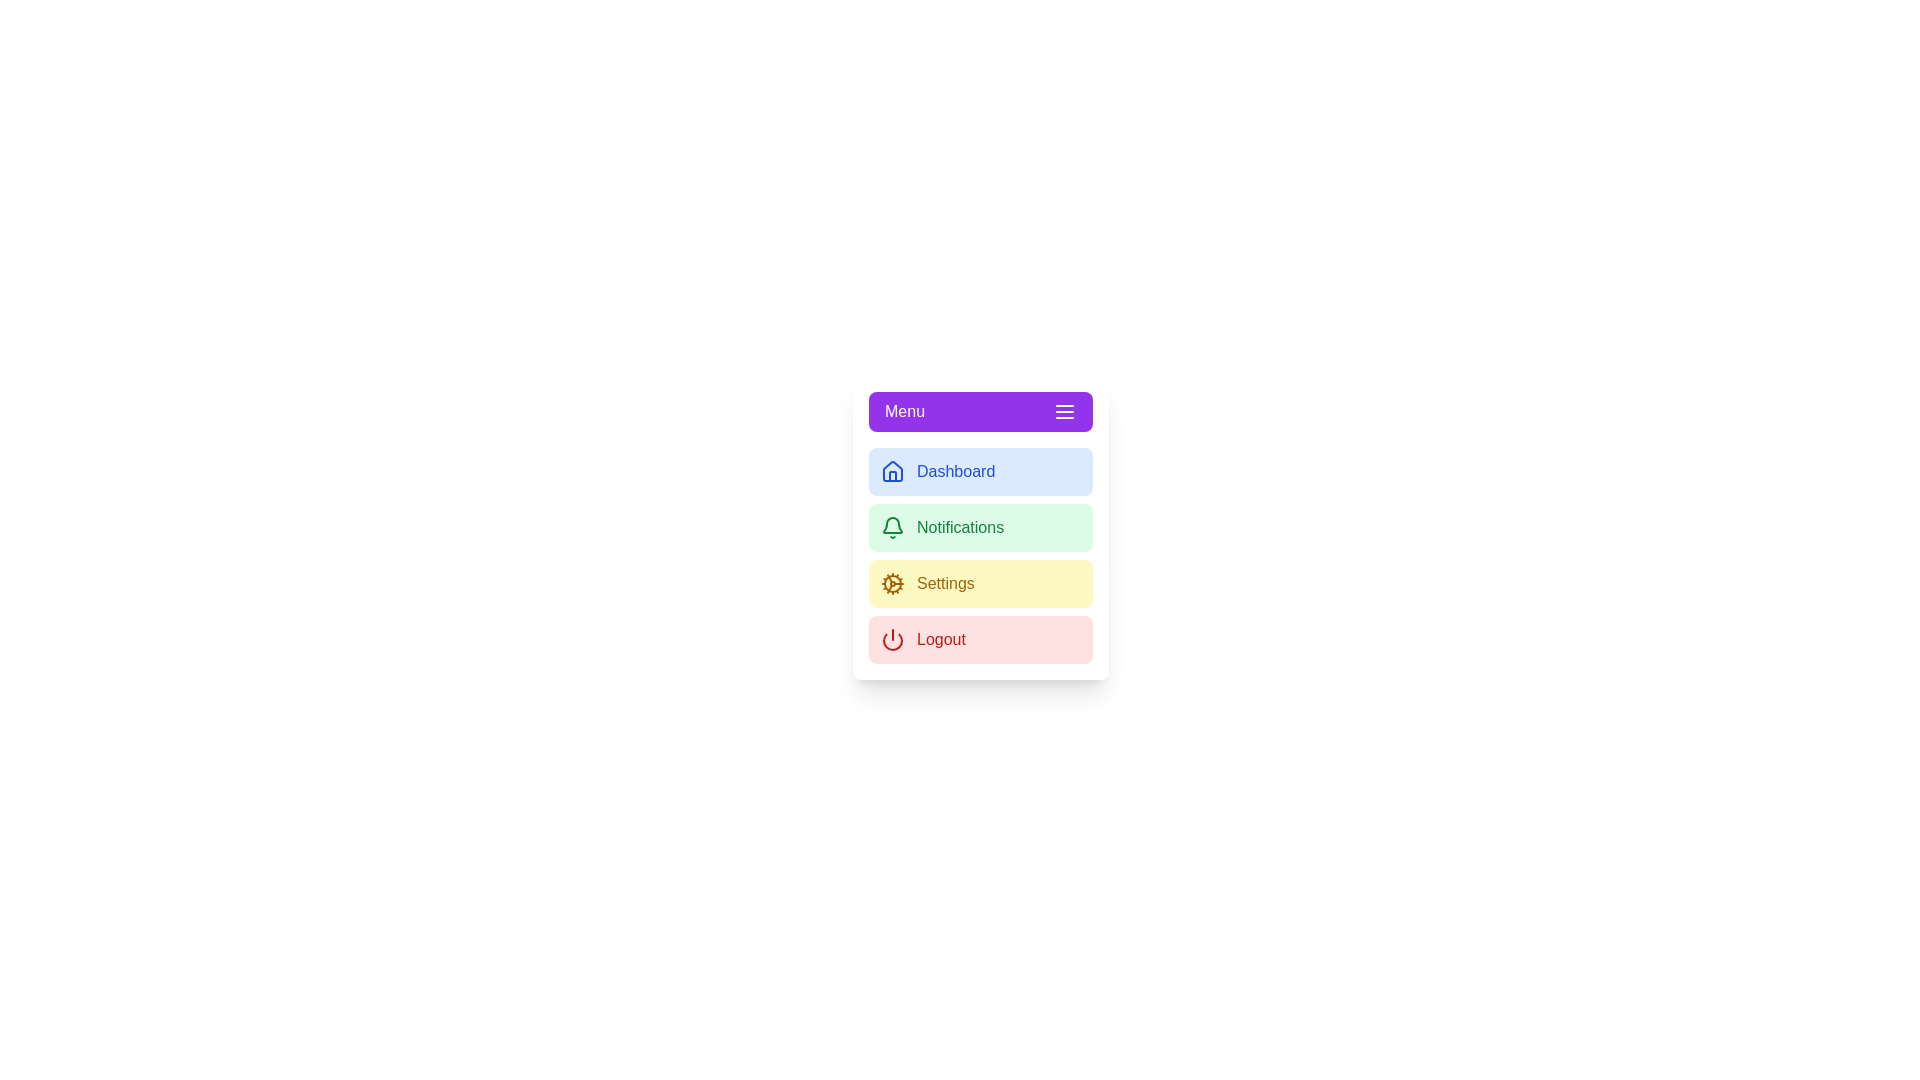  Describe the element at coordinates (980, 471) in the screenshot. I see `the menu item Dashboard from the sidebar menu` at that location.